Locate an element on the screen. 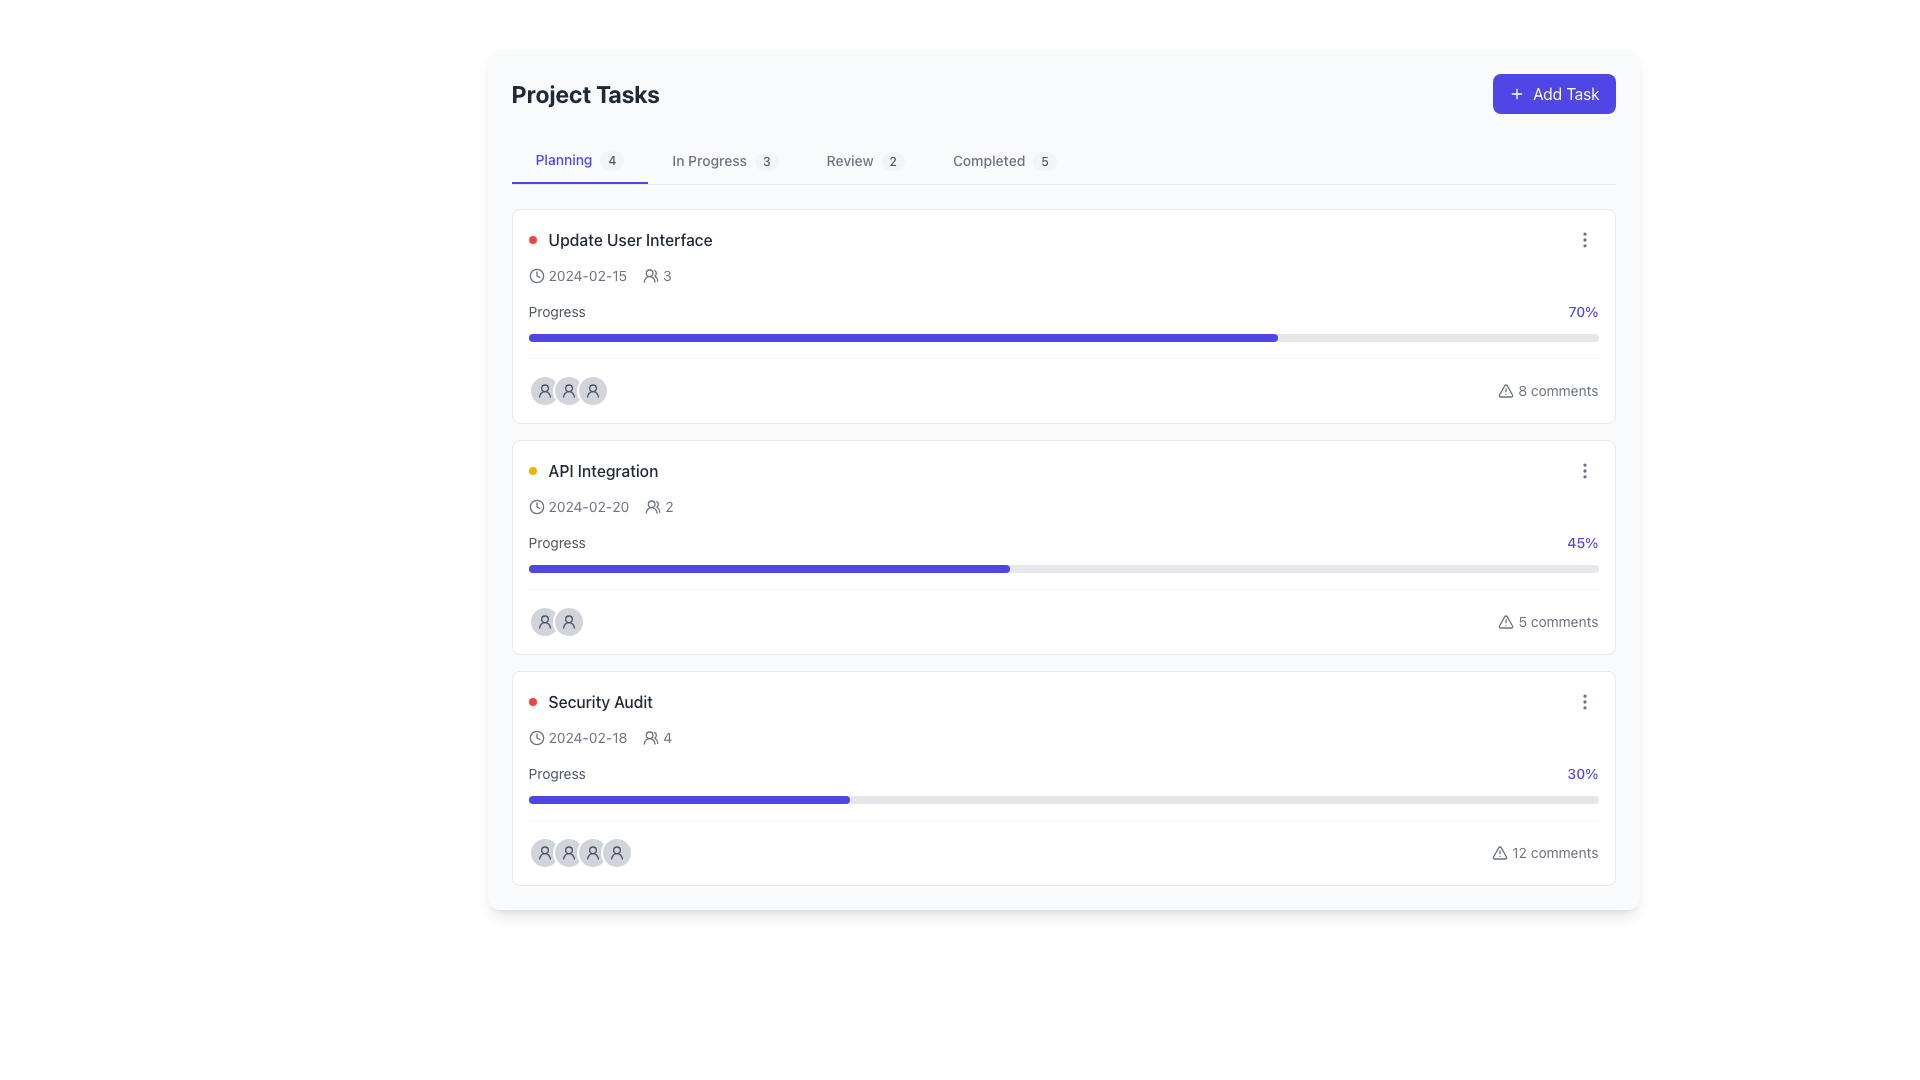 The height and width of the screenshot is (1080, 1920). the progress bar located in the last task card labeled 'Security Audit', which has a light-gray background and a filled deep-indigo portion indicating 30% progress is located at coordinates (1062, 798).